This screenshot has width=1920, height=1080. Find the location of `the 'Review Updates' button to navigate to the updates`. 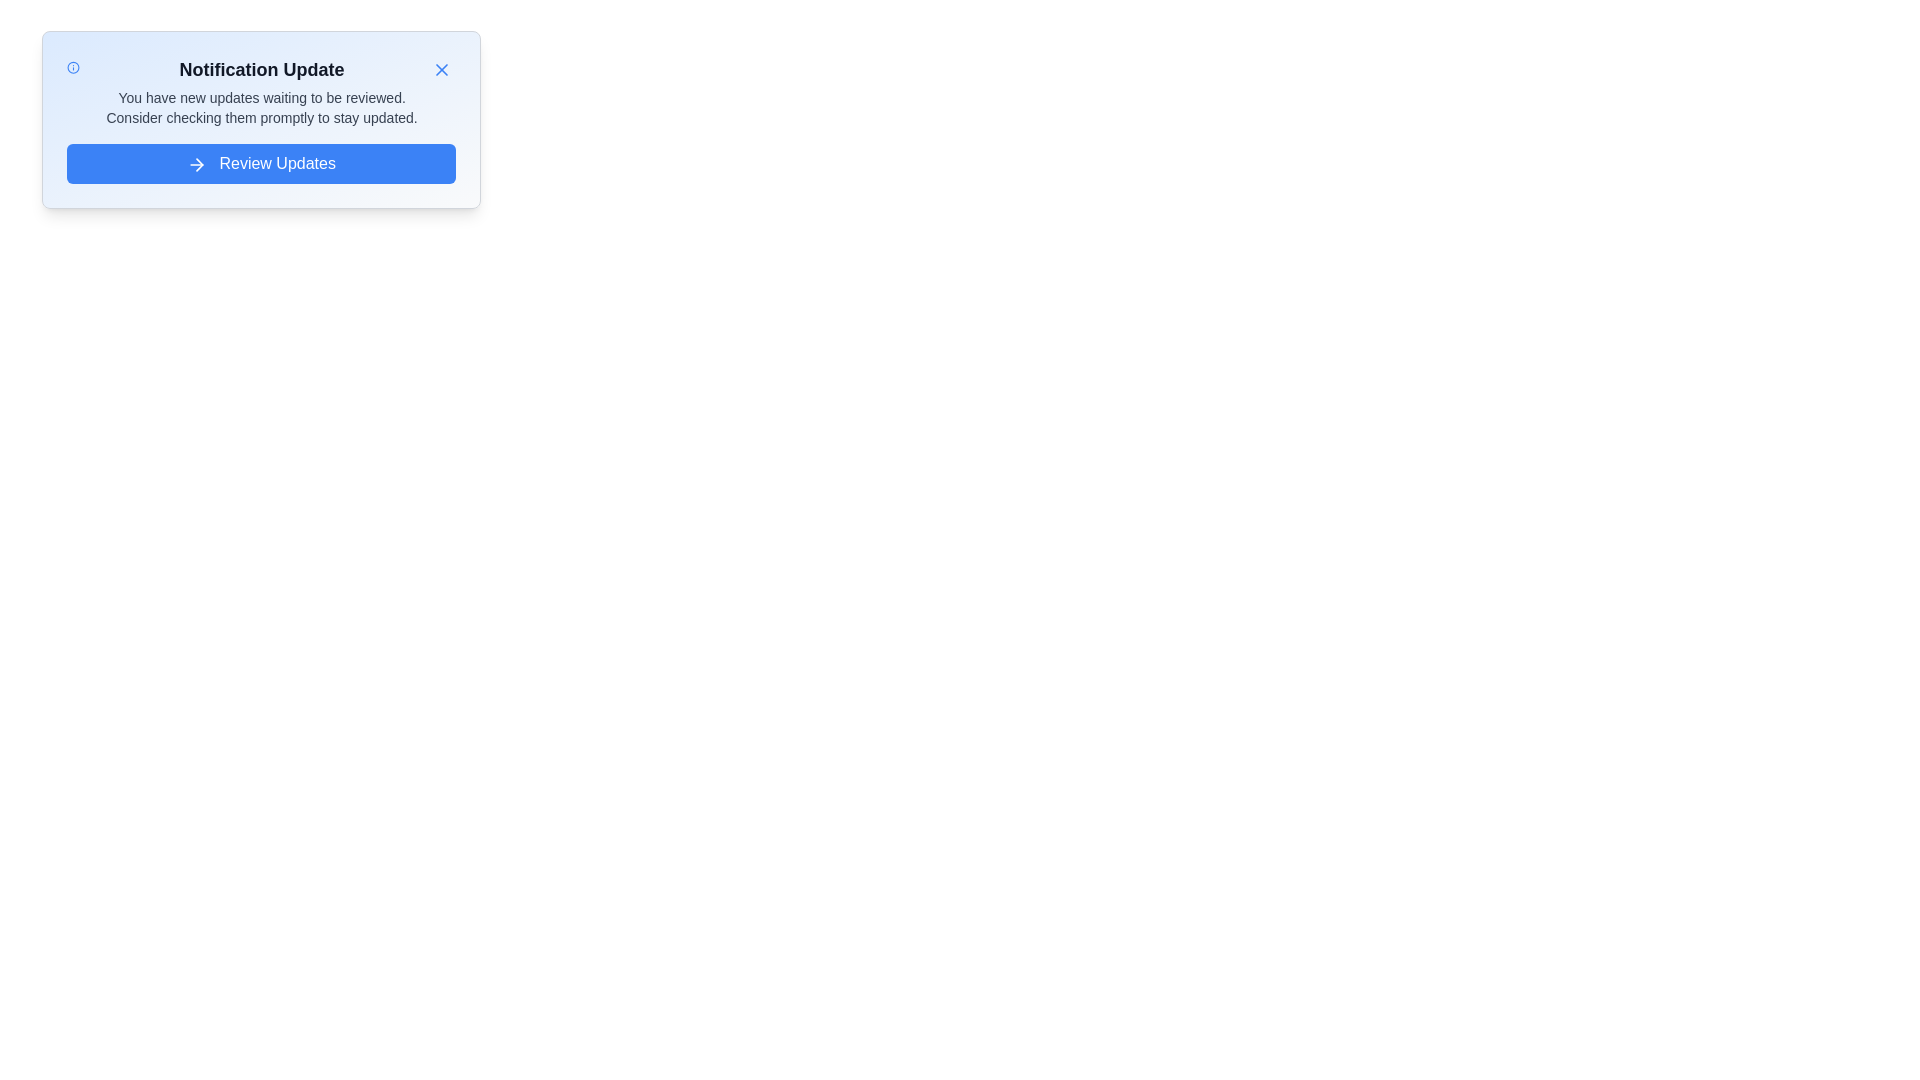

the 'Review Updates' button to navigate to the updates is located at coordinates (260, 163).